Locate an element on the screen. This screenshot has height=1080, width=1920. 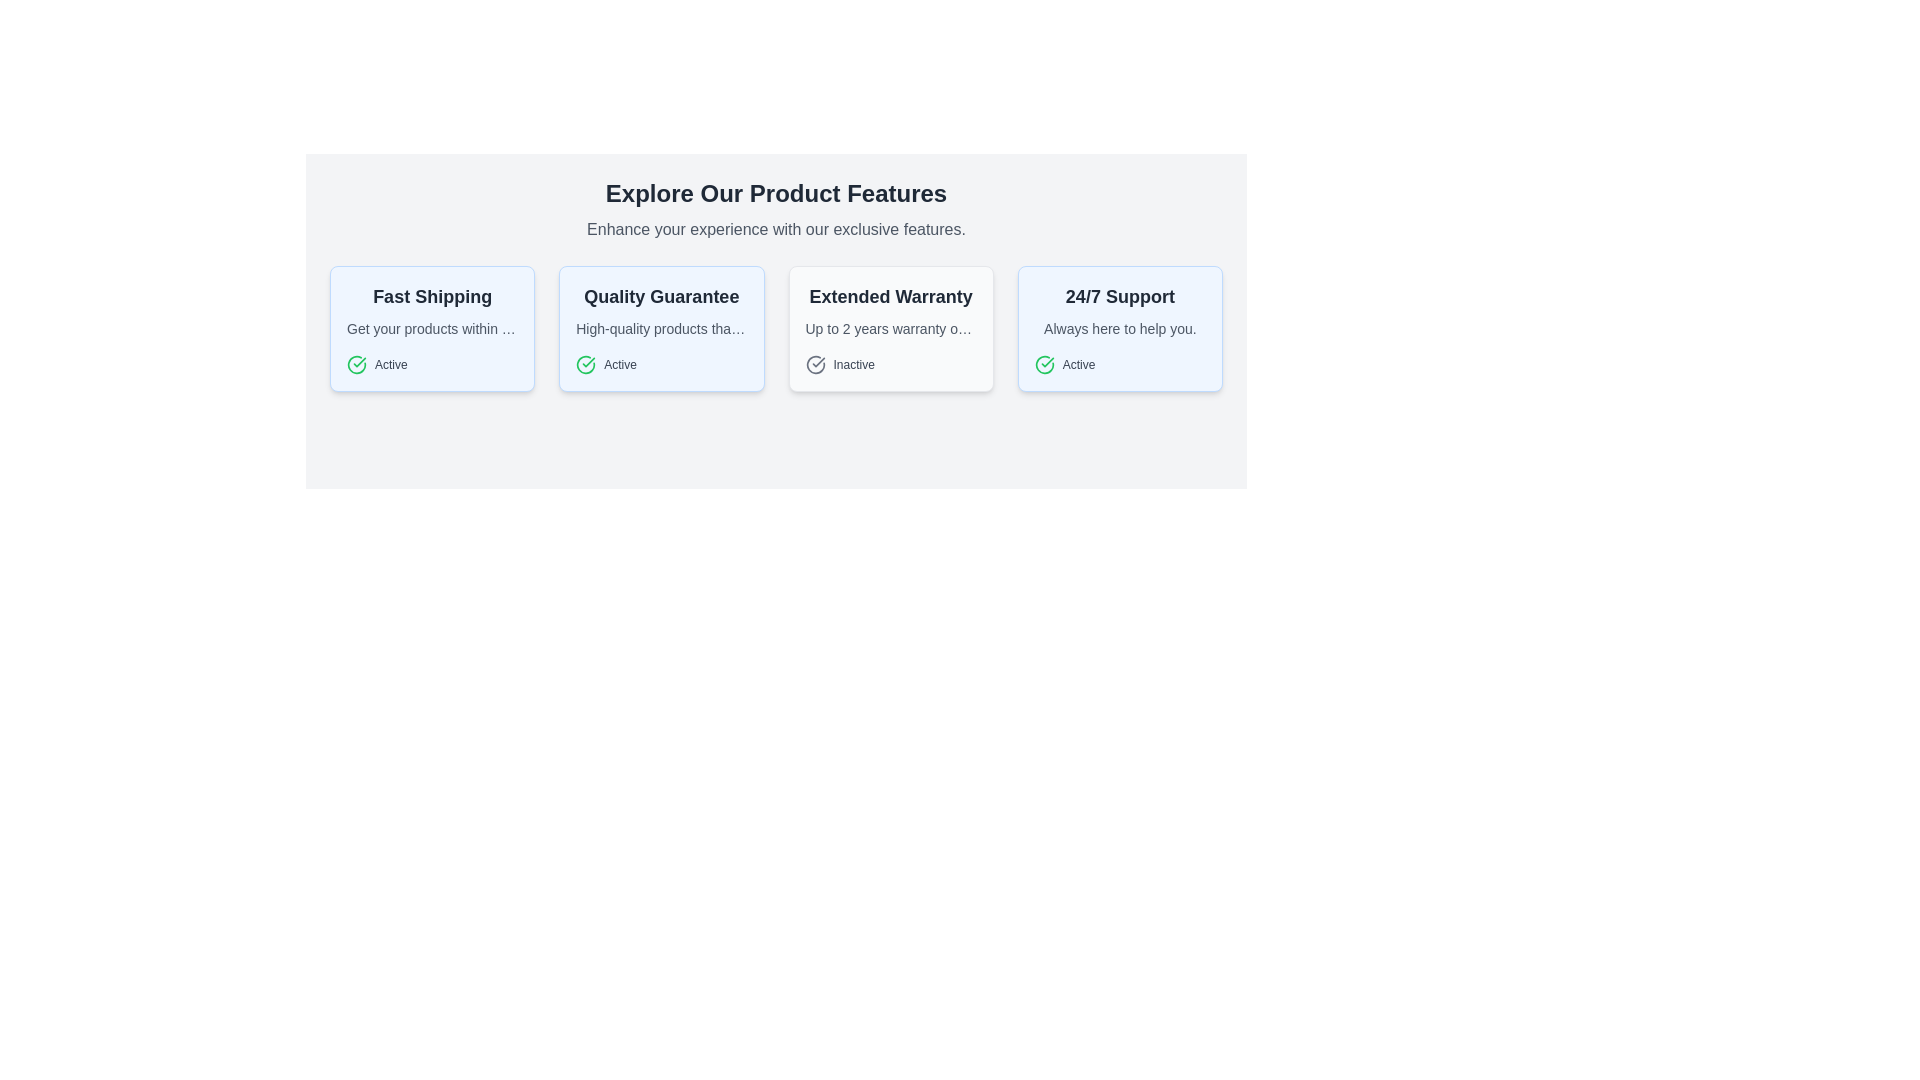
text block element displaying 'High-quality products that last.' which is styled with a gray font color and located below the title 'Quality Guarantee' in the second card of a horizontally arranged set of four cards is located at coordinates (661, 327).